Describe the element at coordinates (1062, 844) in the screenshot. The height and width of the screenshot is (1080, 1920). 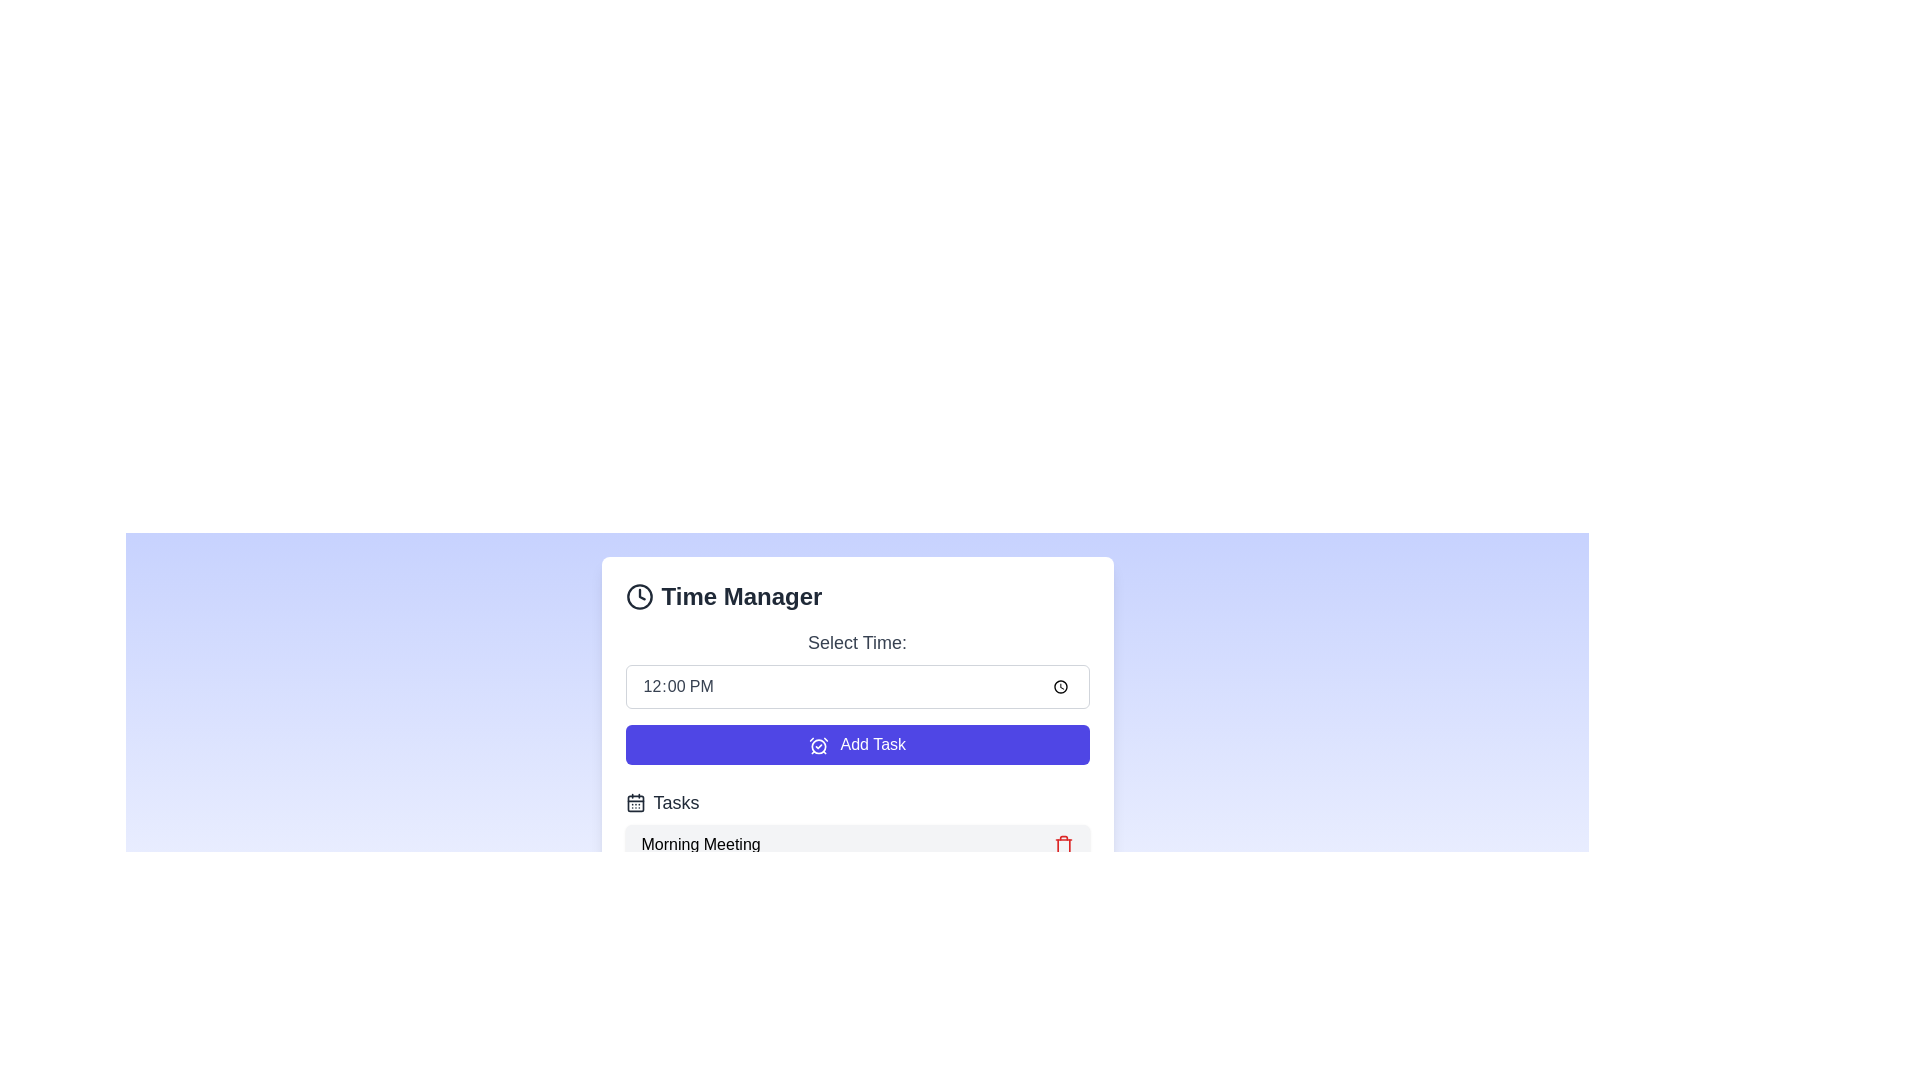
I see `the red trash icon button located to the far right of the 'Morning Meeting' task item to initiate deletion` at that location.